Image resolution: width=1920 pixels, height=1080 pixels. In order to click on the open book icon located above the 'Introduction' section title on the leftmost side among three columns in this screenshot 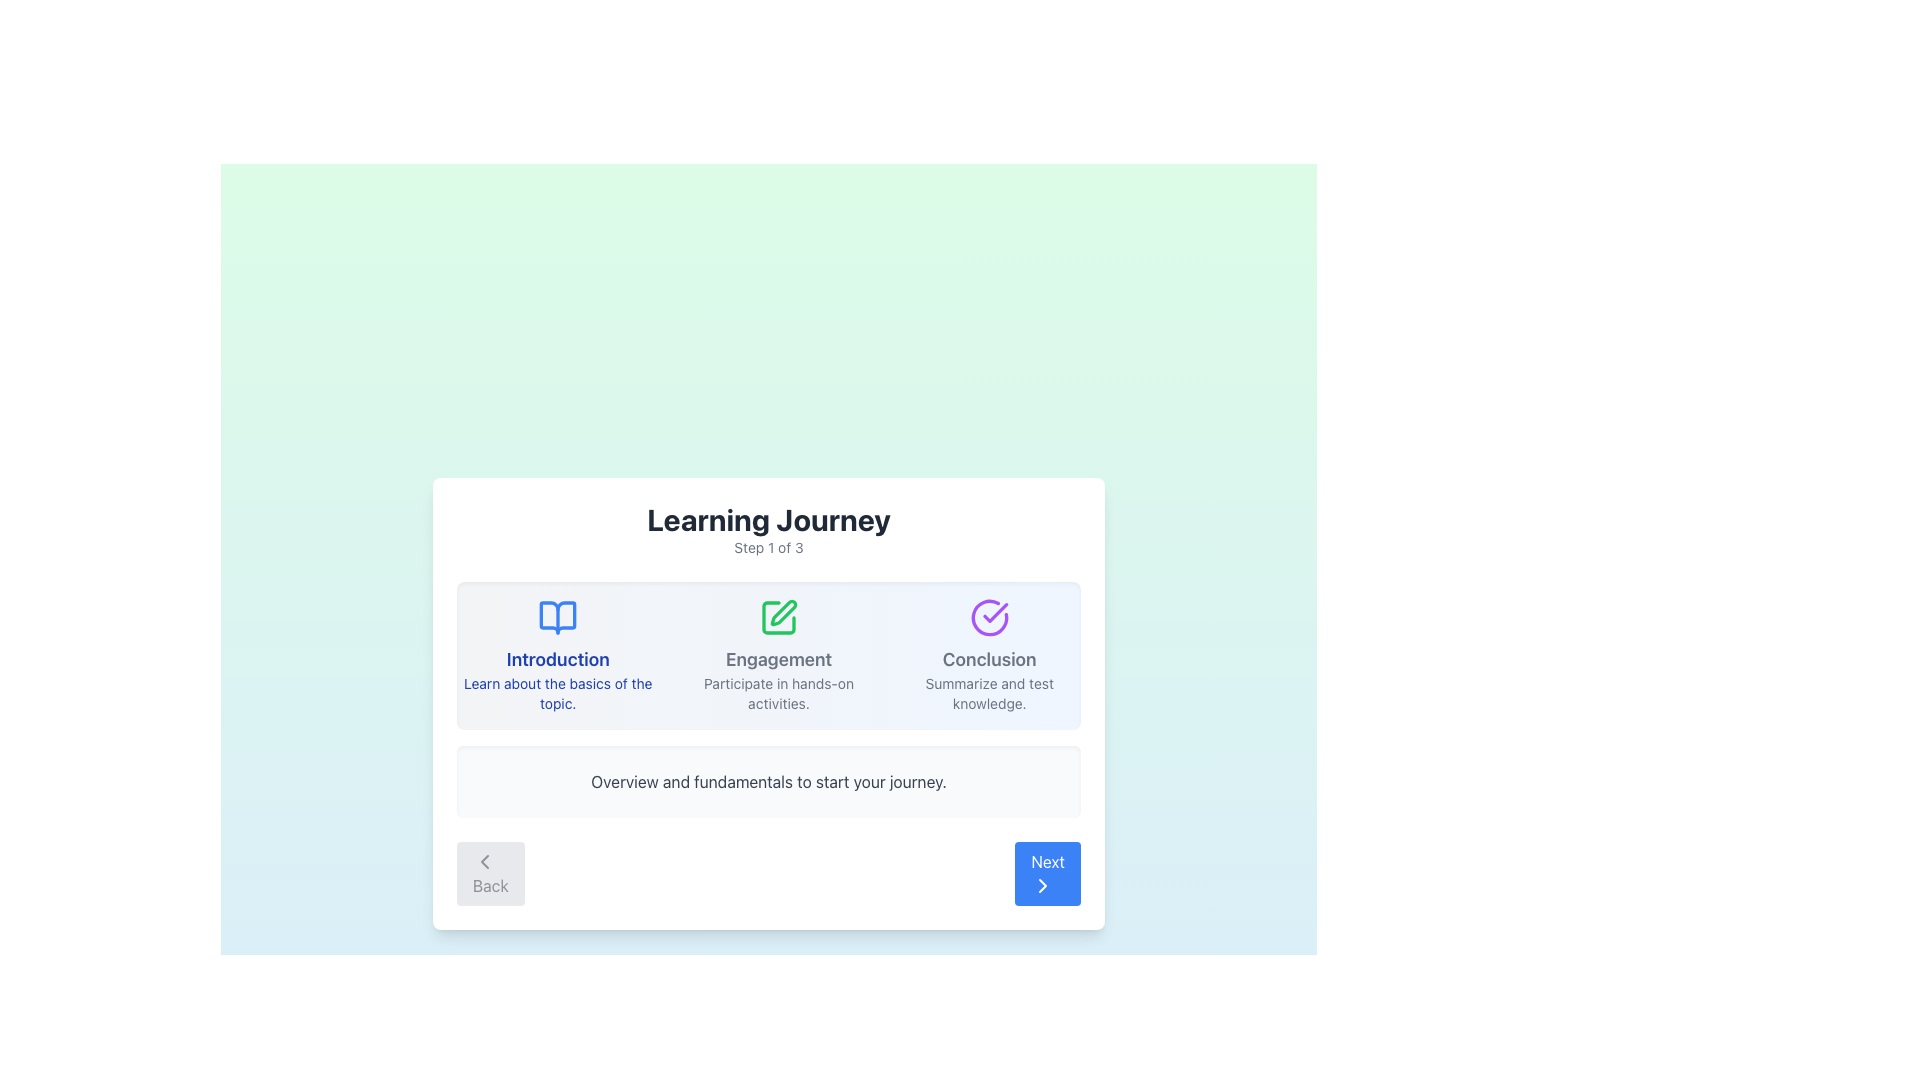, I will do `click(558, 616)`.